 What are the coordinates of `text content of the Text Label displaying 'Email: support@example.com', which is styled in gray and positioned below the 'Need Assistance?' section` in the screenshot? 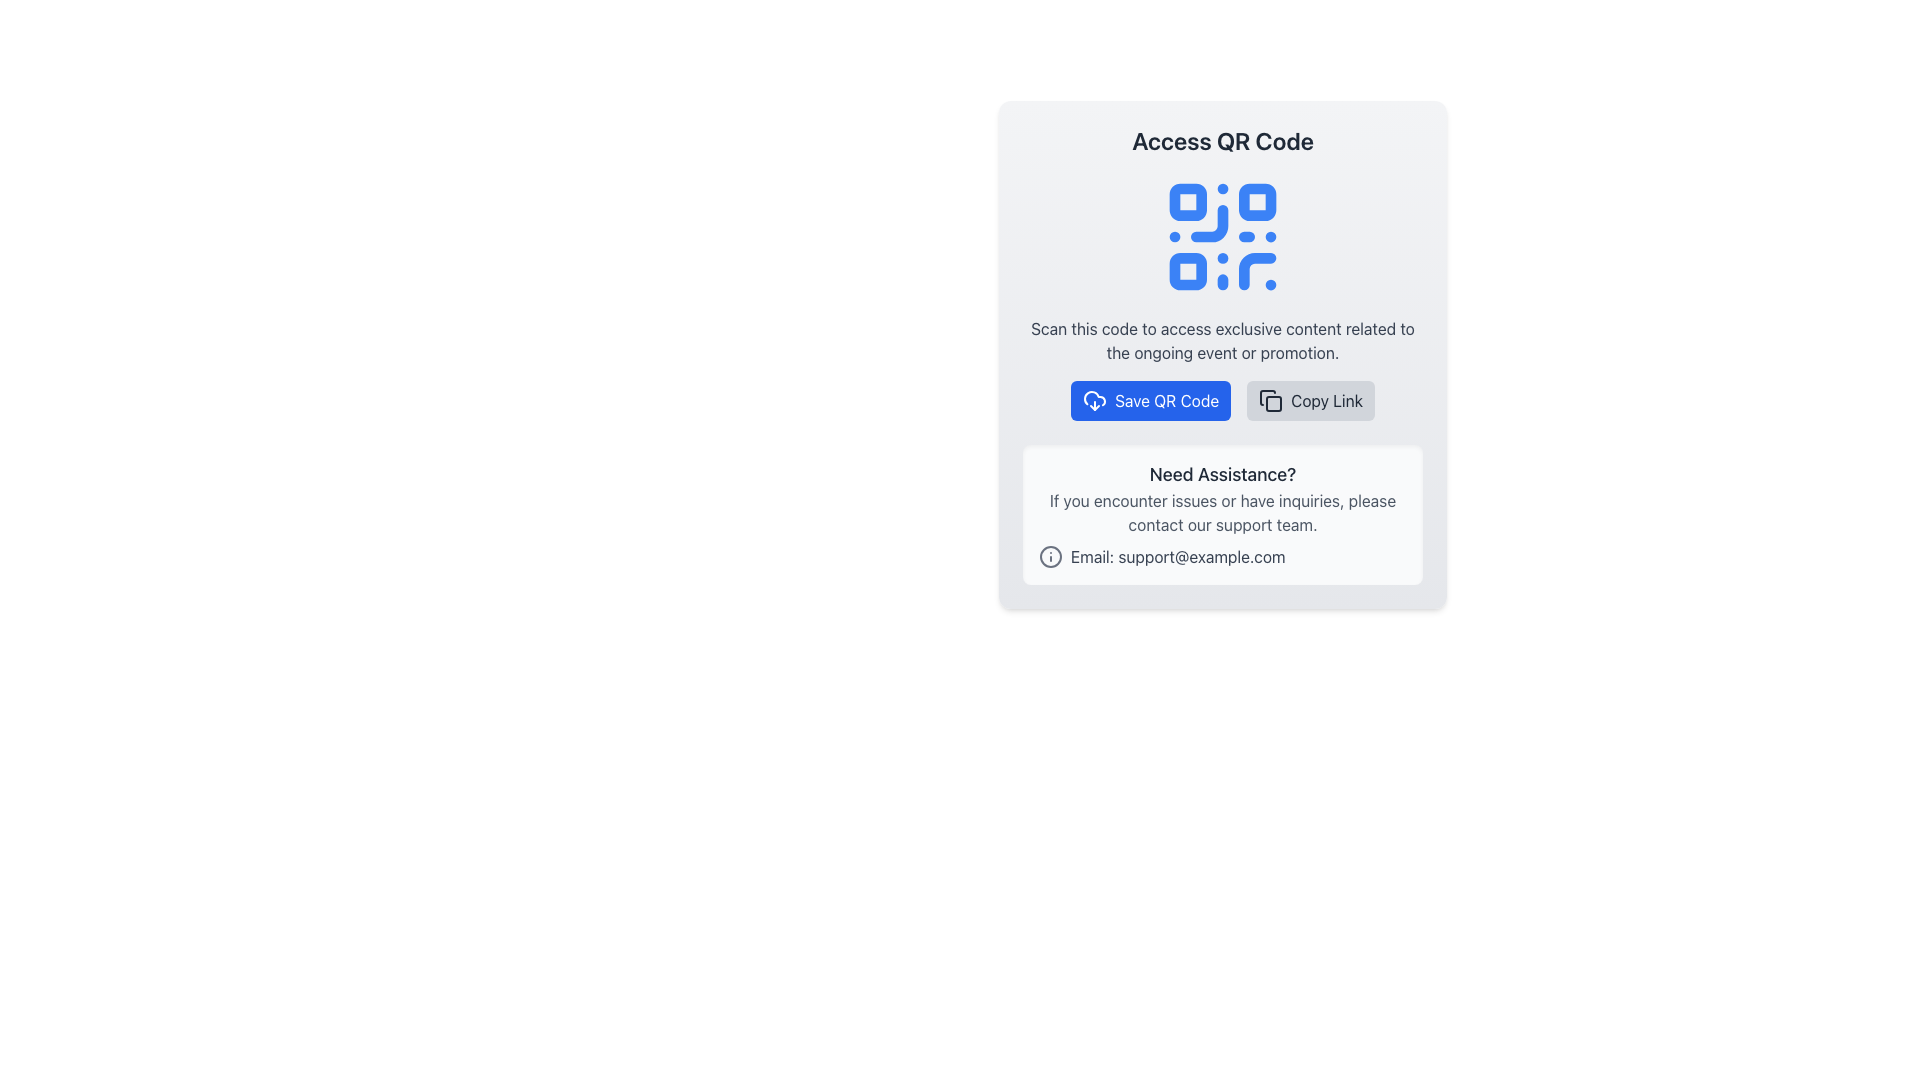 It's located at (1178, 556).